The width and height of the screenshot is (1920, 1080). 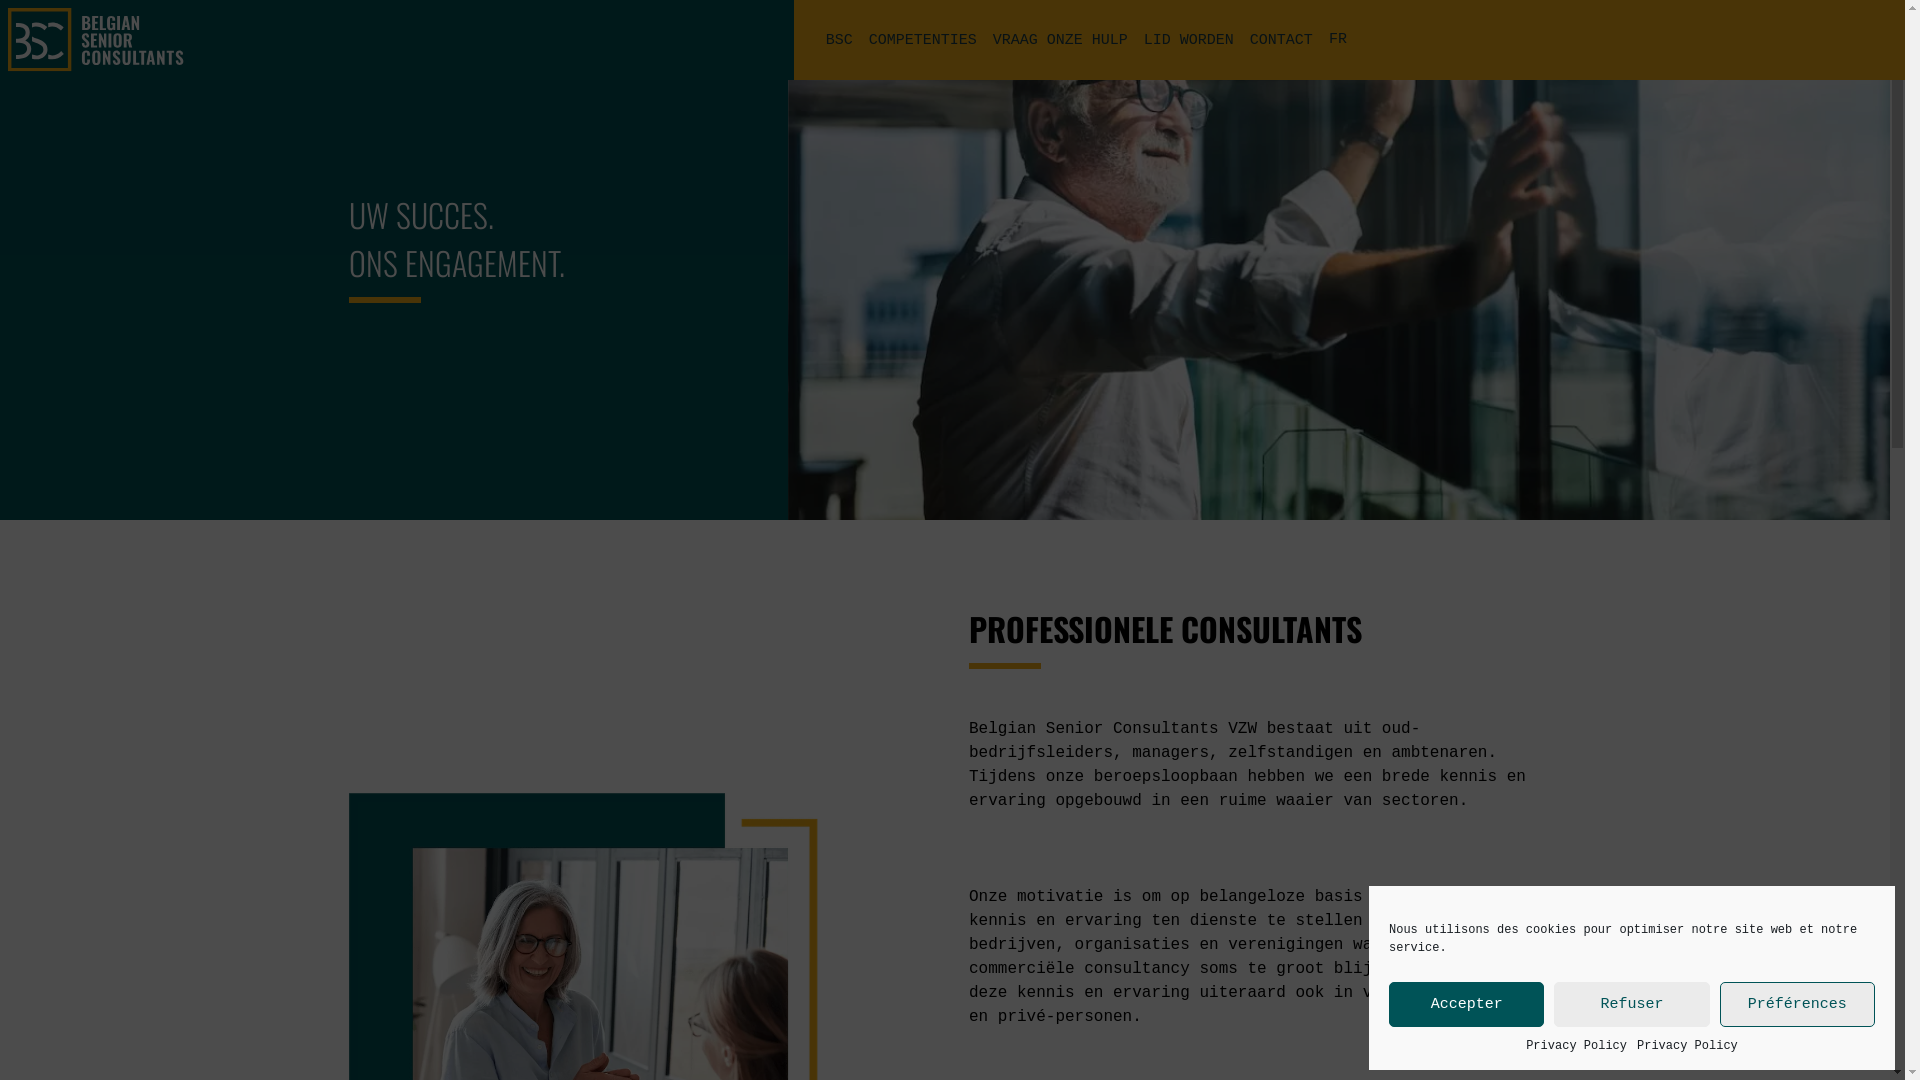 What do you see at coordinates (1059, 40) in the screenshot?
I see `'VRAAG ONZE HULP'` at bounding box center [1059, 40].